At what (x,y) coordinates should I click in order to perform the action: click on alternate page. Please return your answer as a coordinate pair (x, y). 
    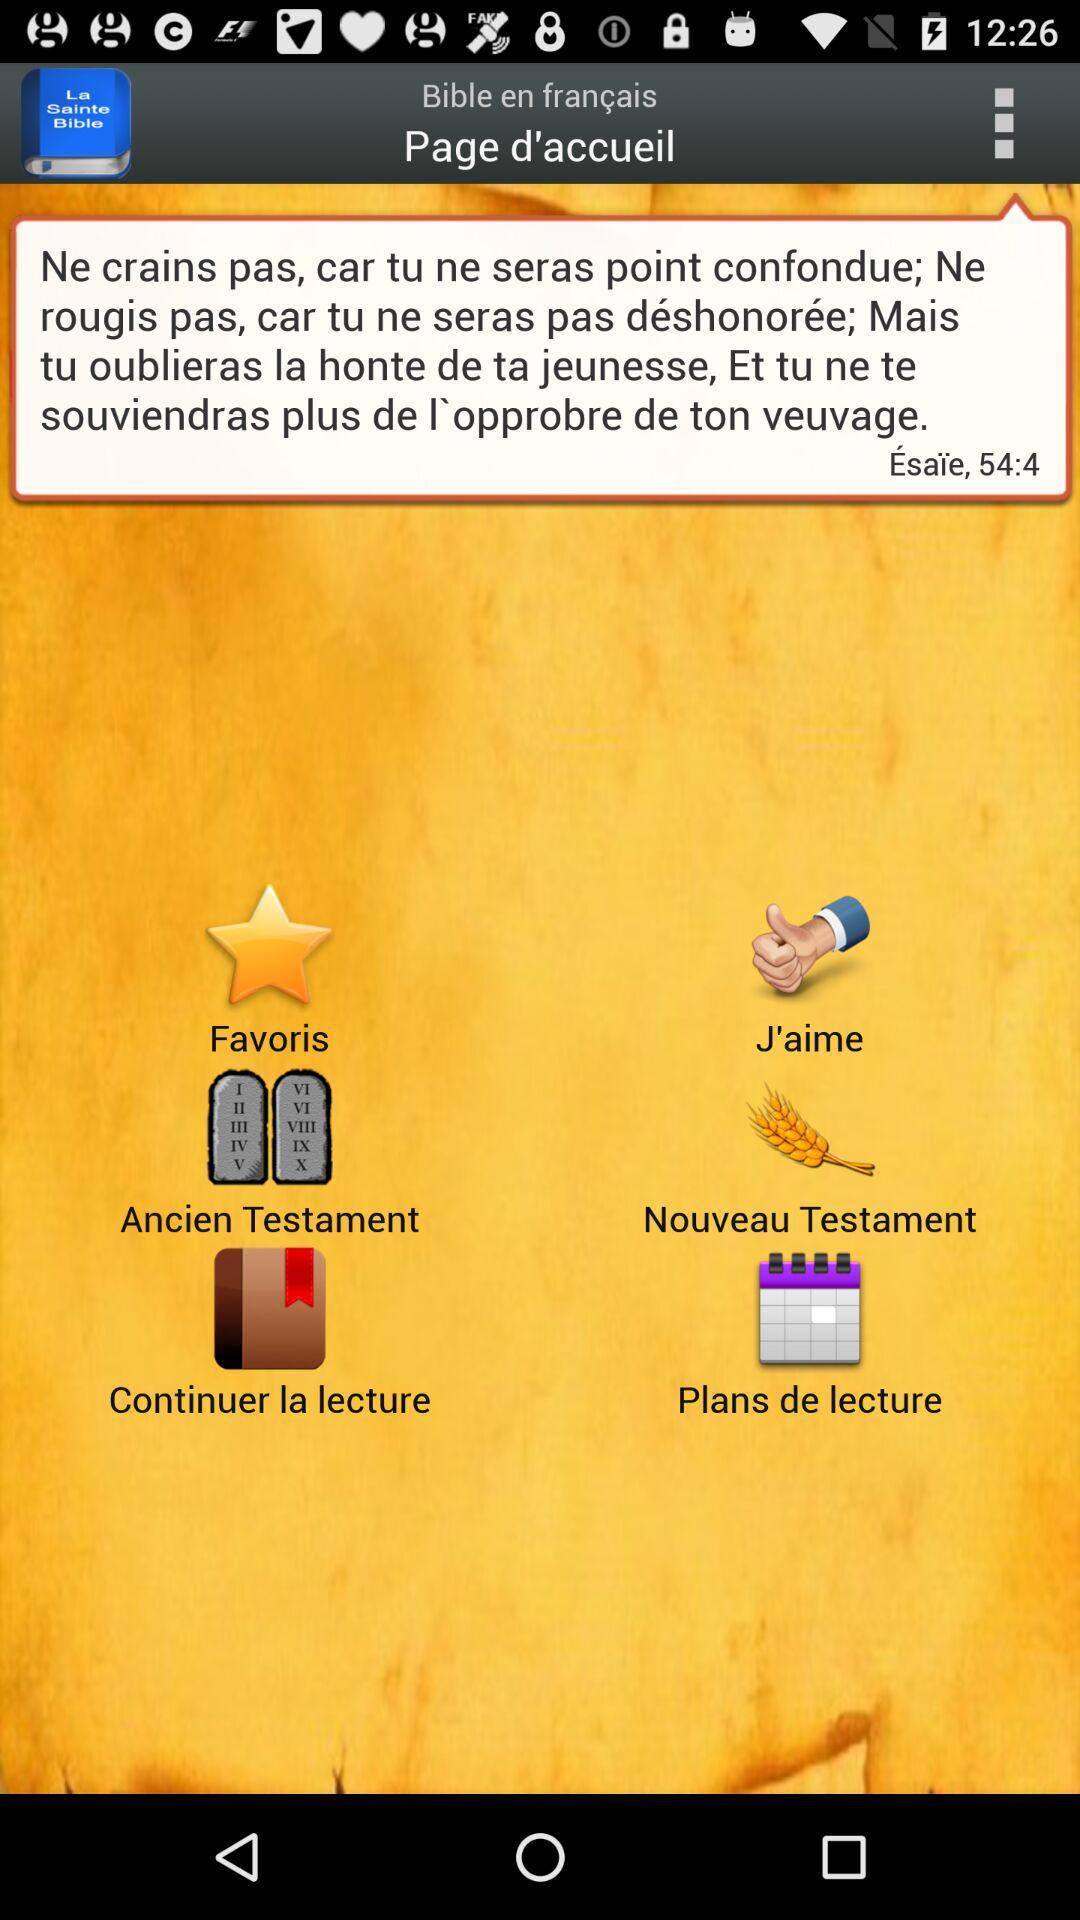
    Looking at the image, I should click on (268, 1127).